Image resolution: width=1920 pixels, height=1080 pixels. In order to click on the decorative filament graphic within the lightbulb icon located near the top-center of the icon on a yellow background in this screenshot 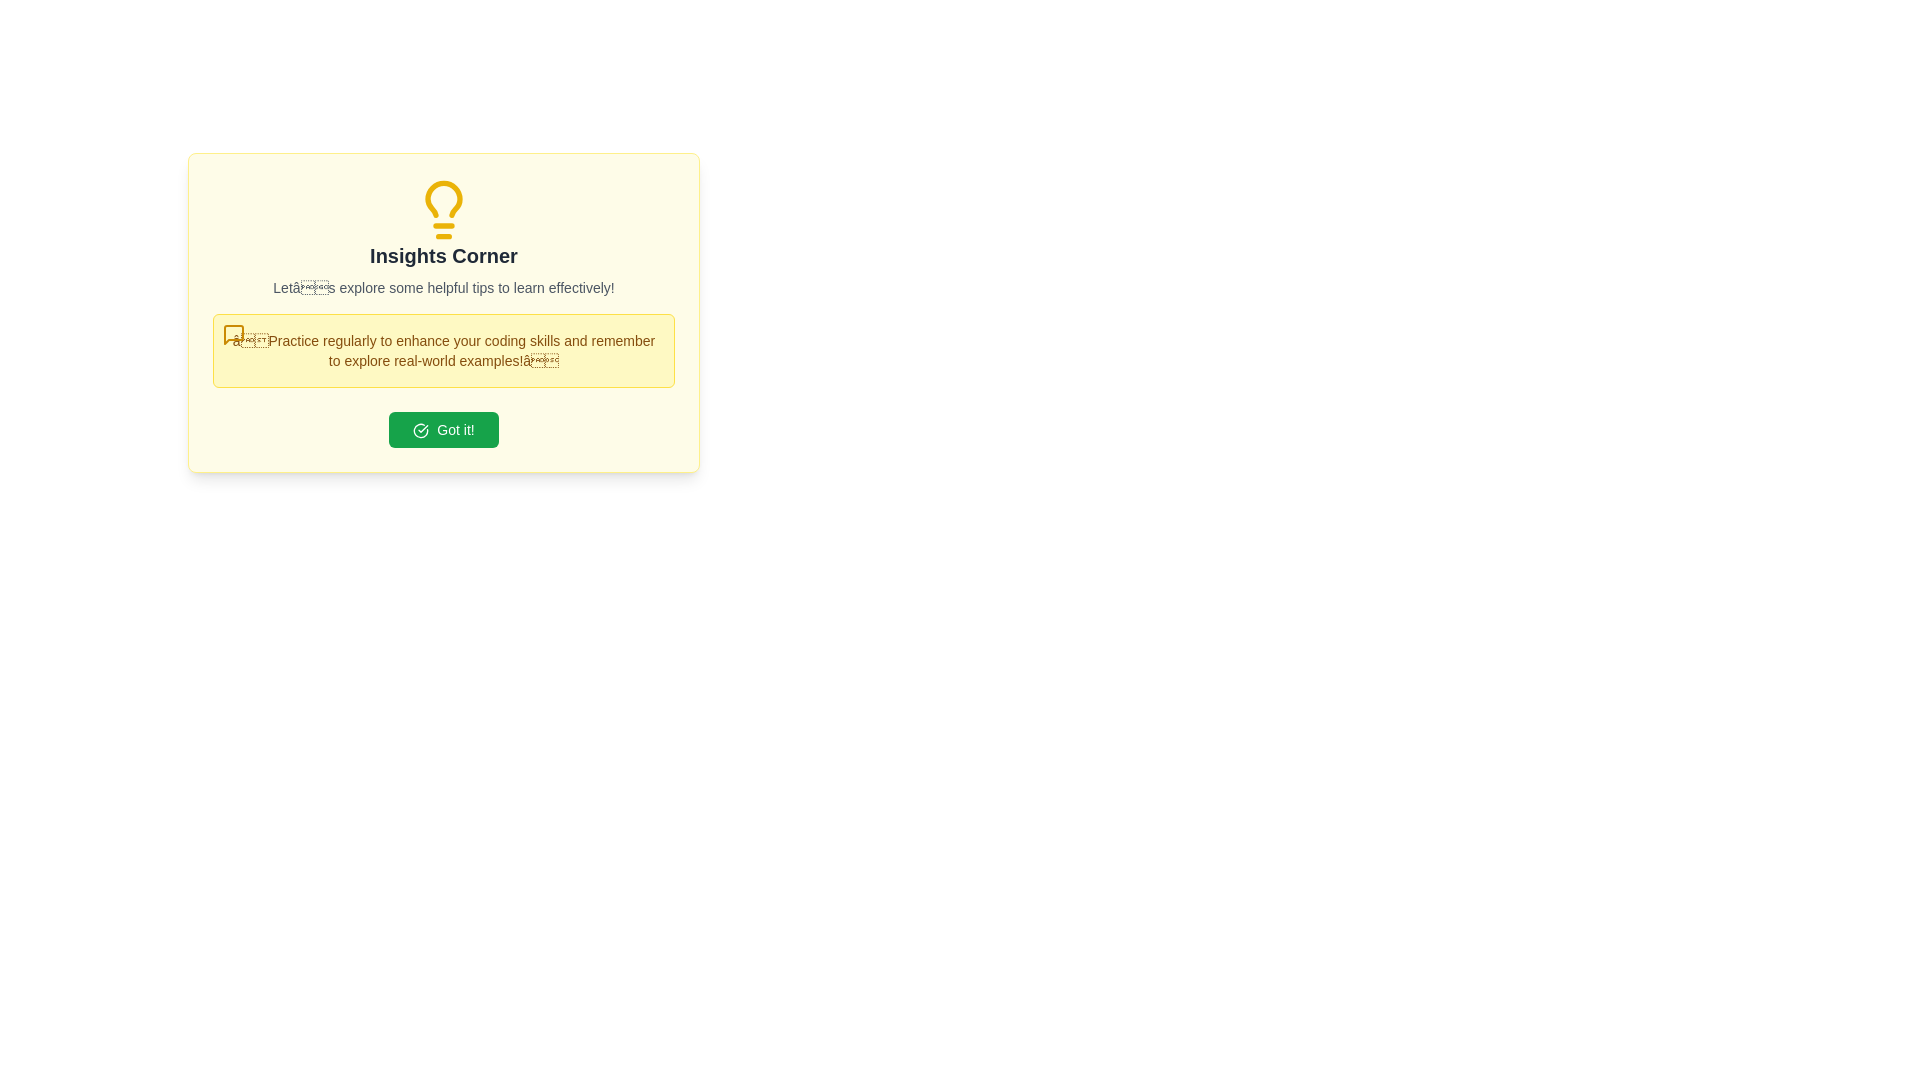, I will do `click(443, 199)`.